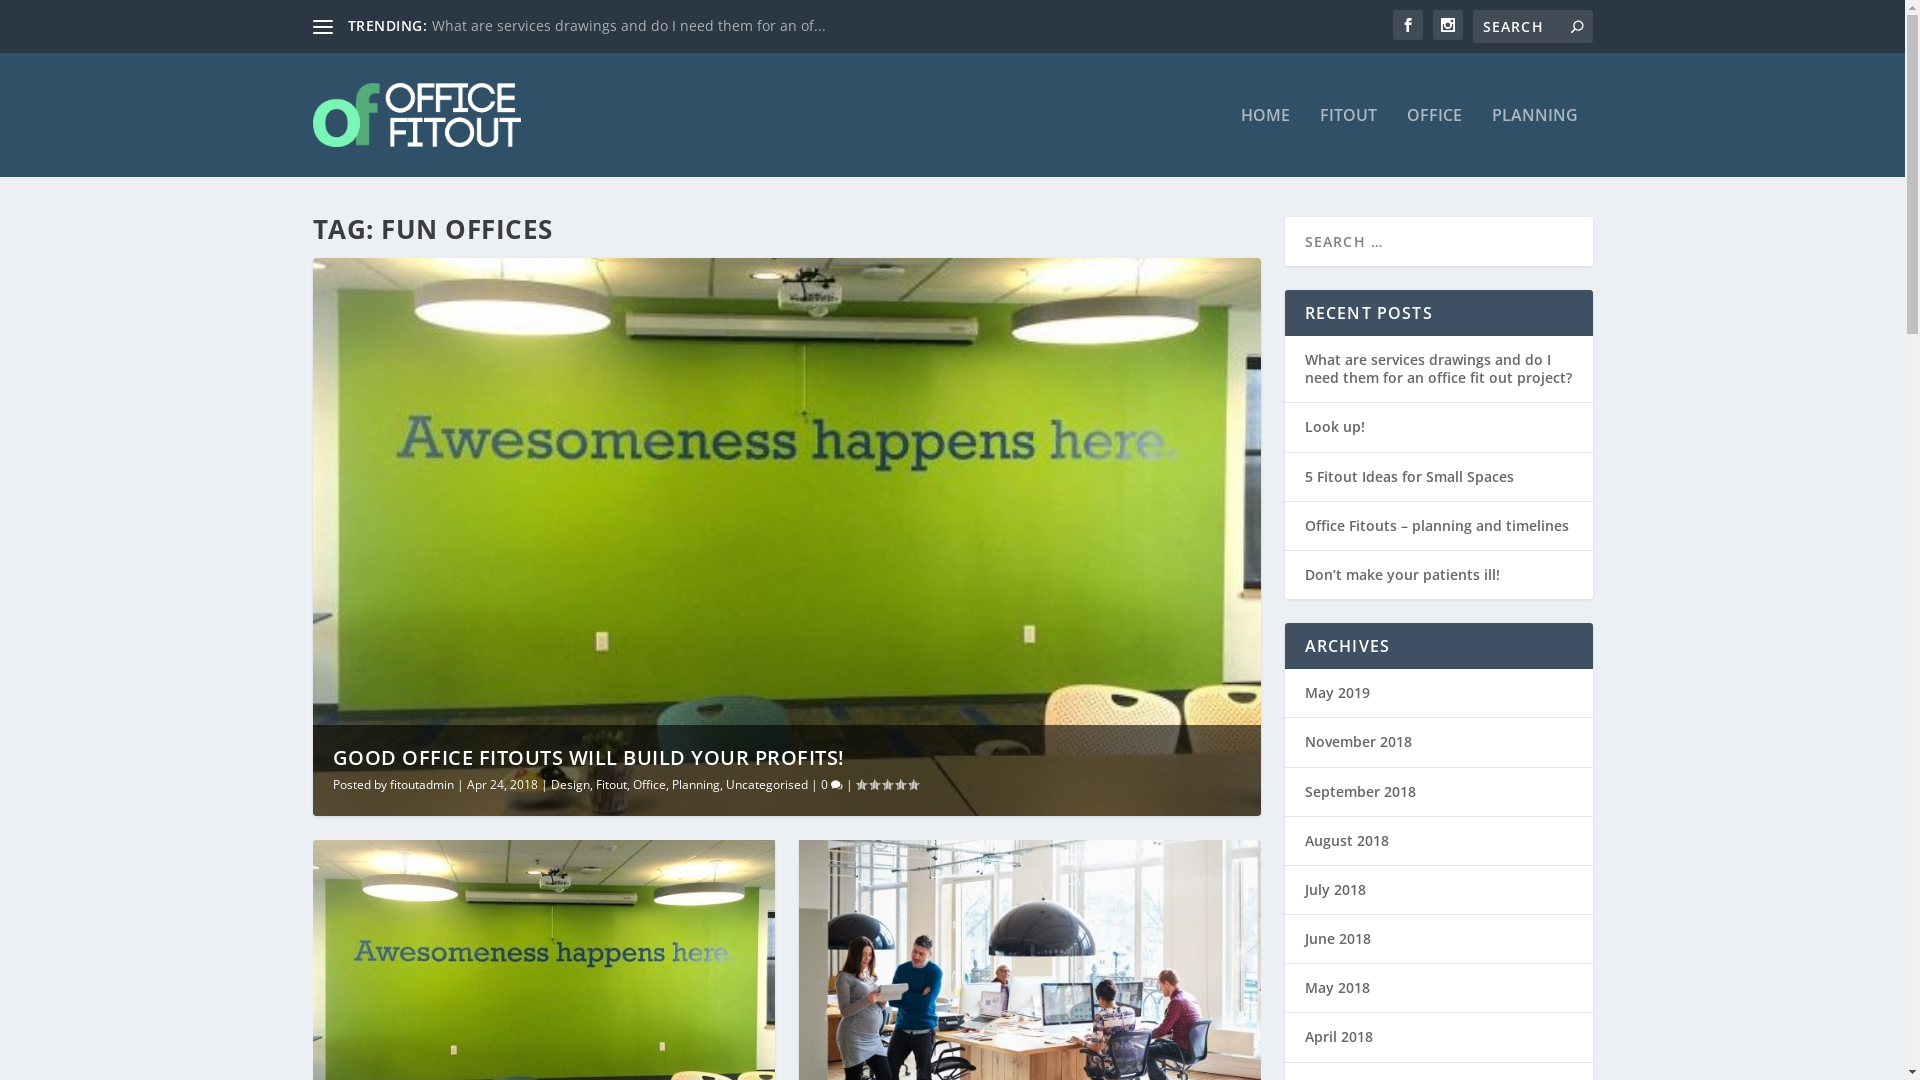 This screenshot has height=1080, width=1920. What do you see at coordinates (568, 783) in the screenshot?
I see `'Design'` at bounding box center [568, 783].